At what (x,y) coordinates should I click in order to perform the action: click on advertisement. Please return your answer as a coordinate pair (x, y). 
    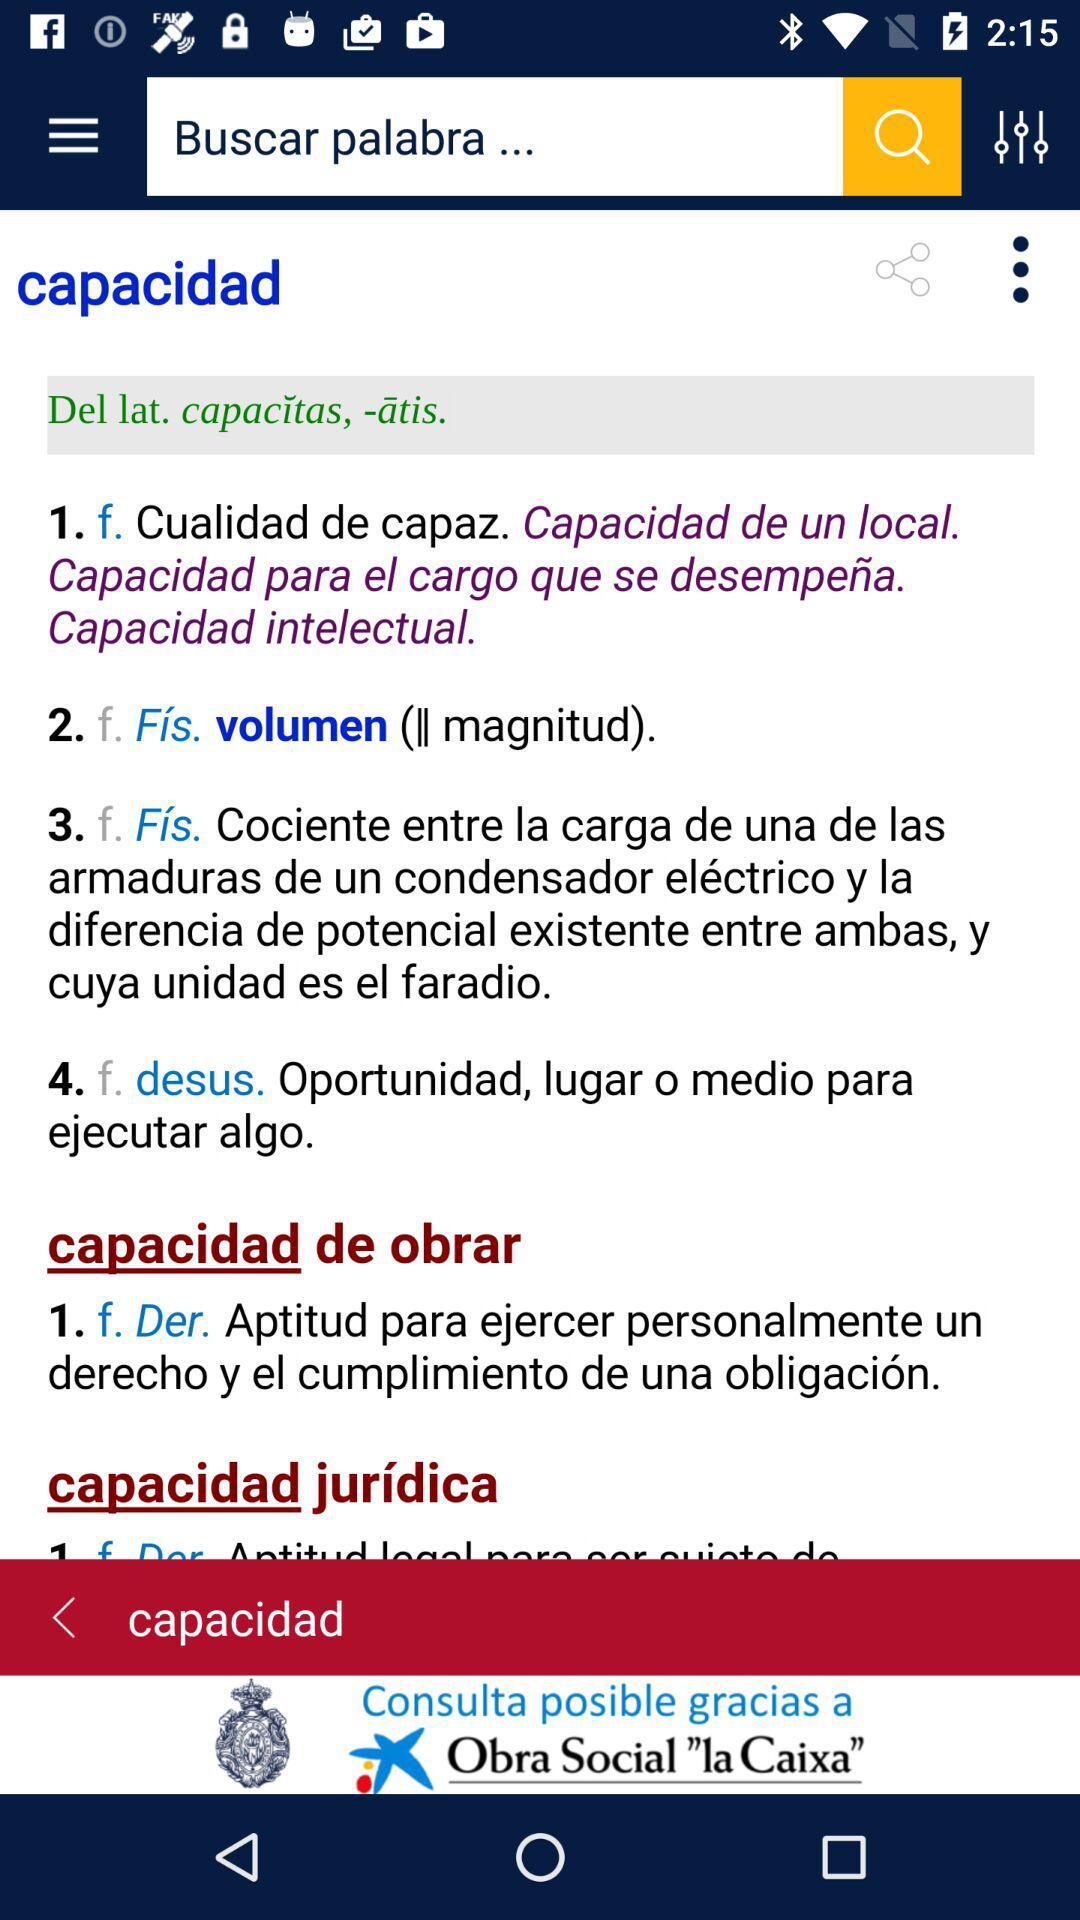
    Looking at the image, I should click on (540, 1733).